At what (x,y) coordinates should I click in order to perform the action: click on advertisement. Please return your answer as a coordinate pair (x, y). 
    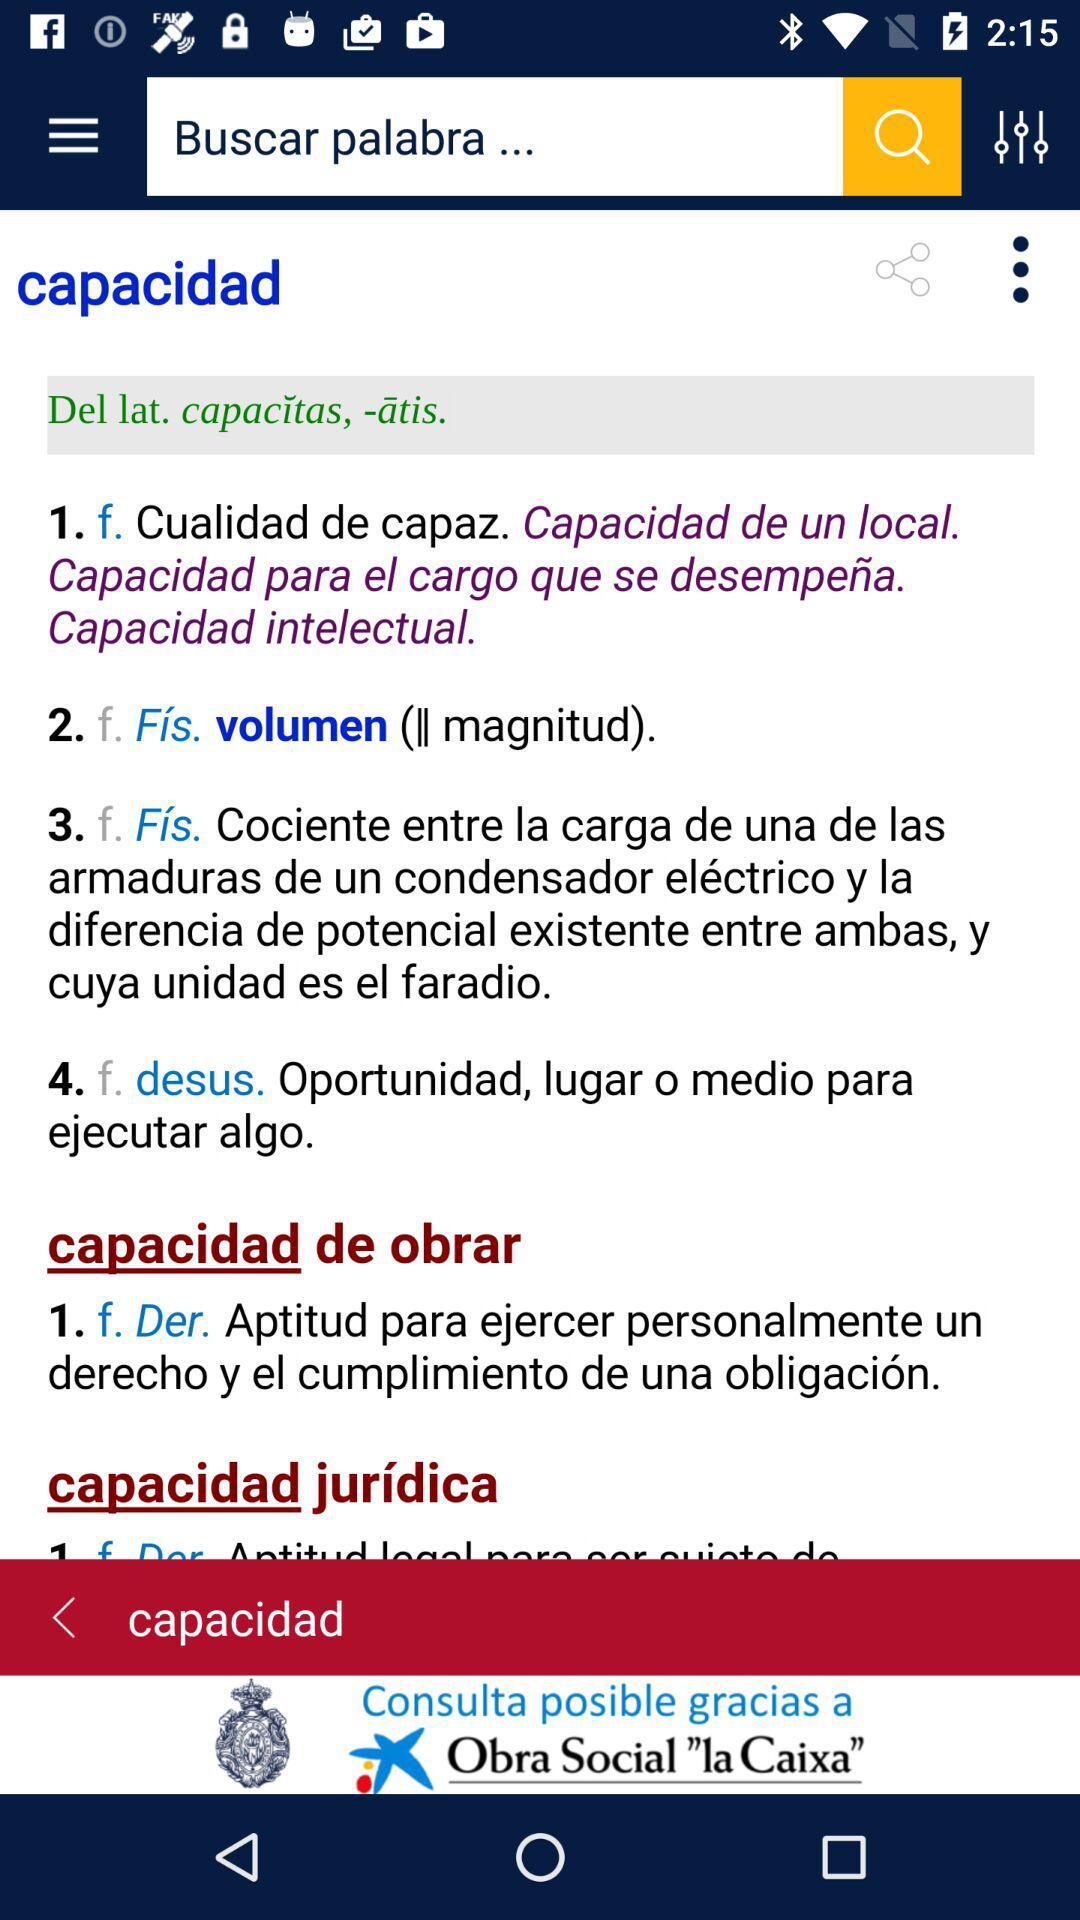
    Looking at the image, I should click on (540, 1733).